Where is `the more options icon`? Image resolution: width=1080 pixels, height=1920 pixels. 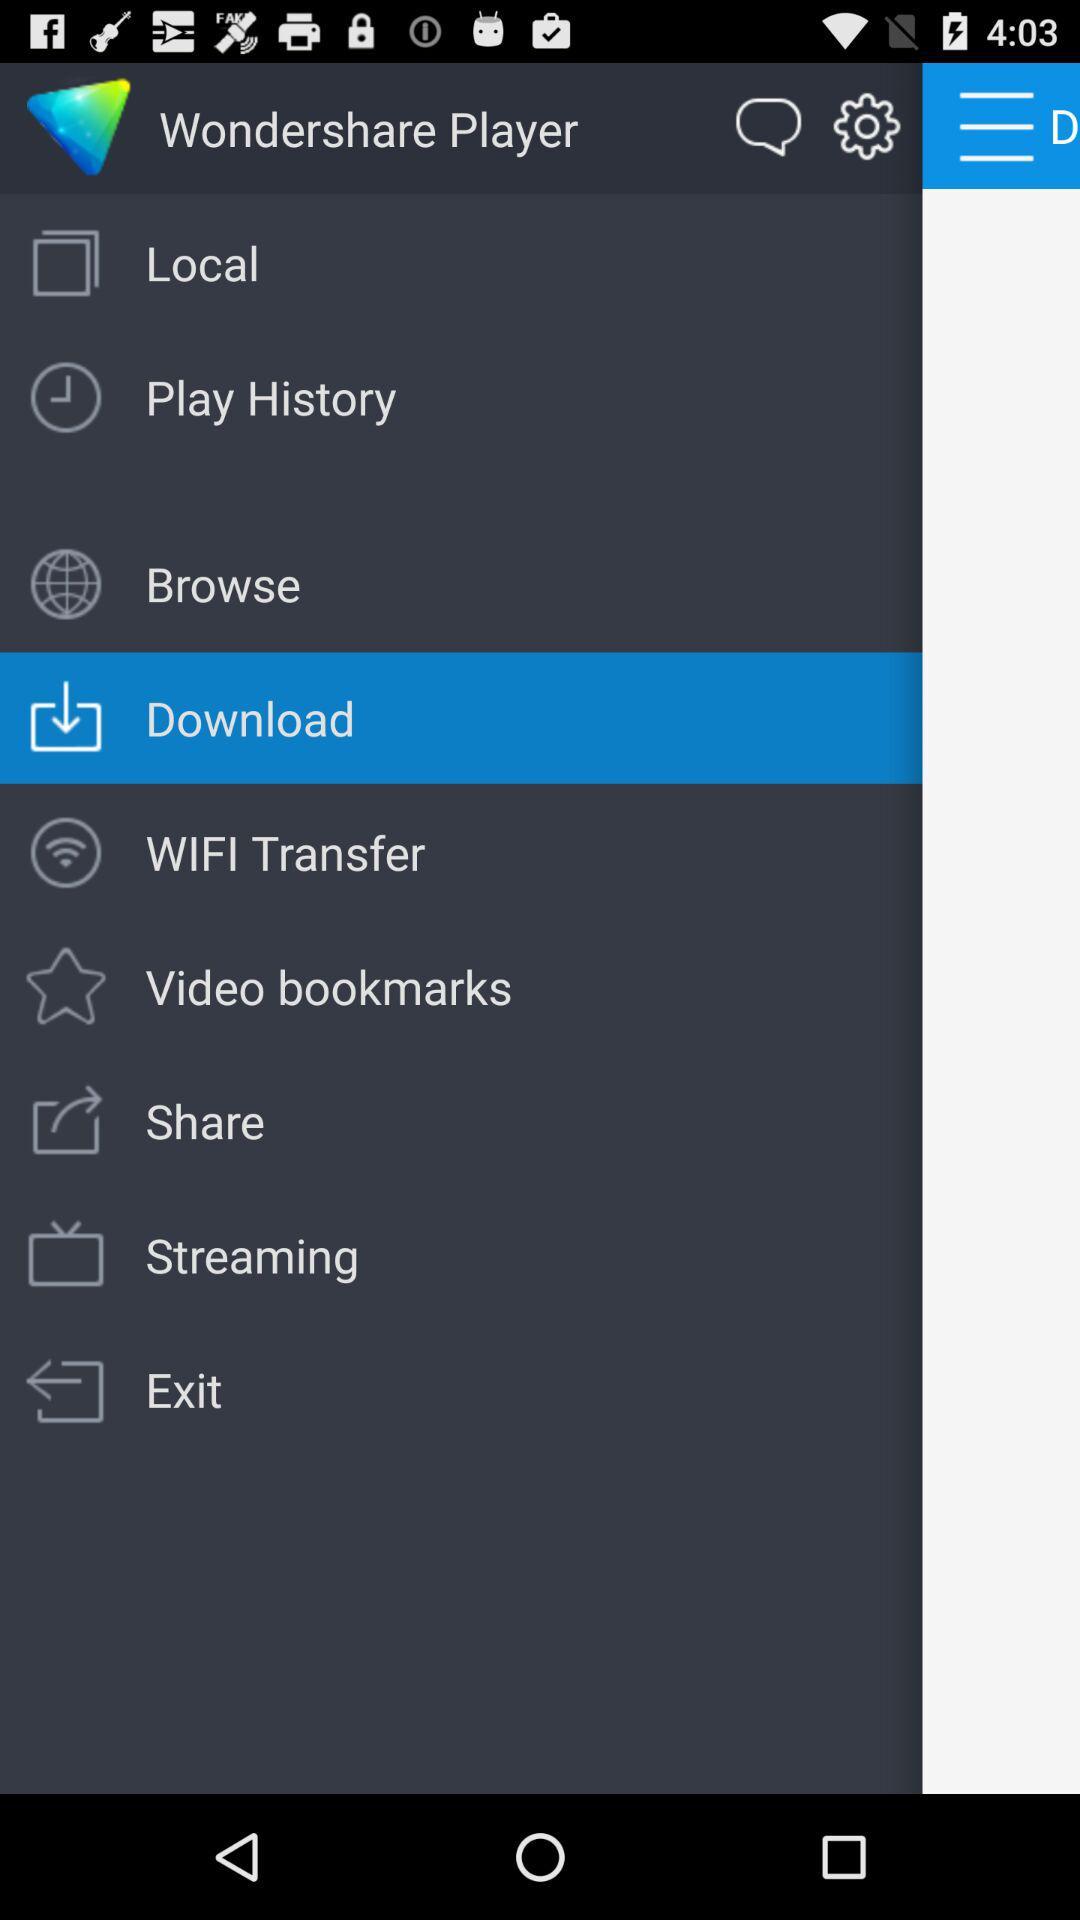
the more options icon is located at coordinates (1001, 124).